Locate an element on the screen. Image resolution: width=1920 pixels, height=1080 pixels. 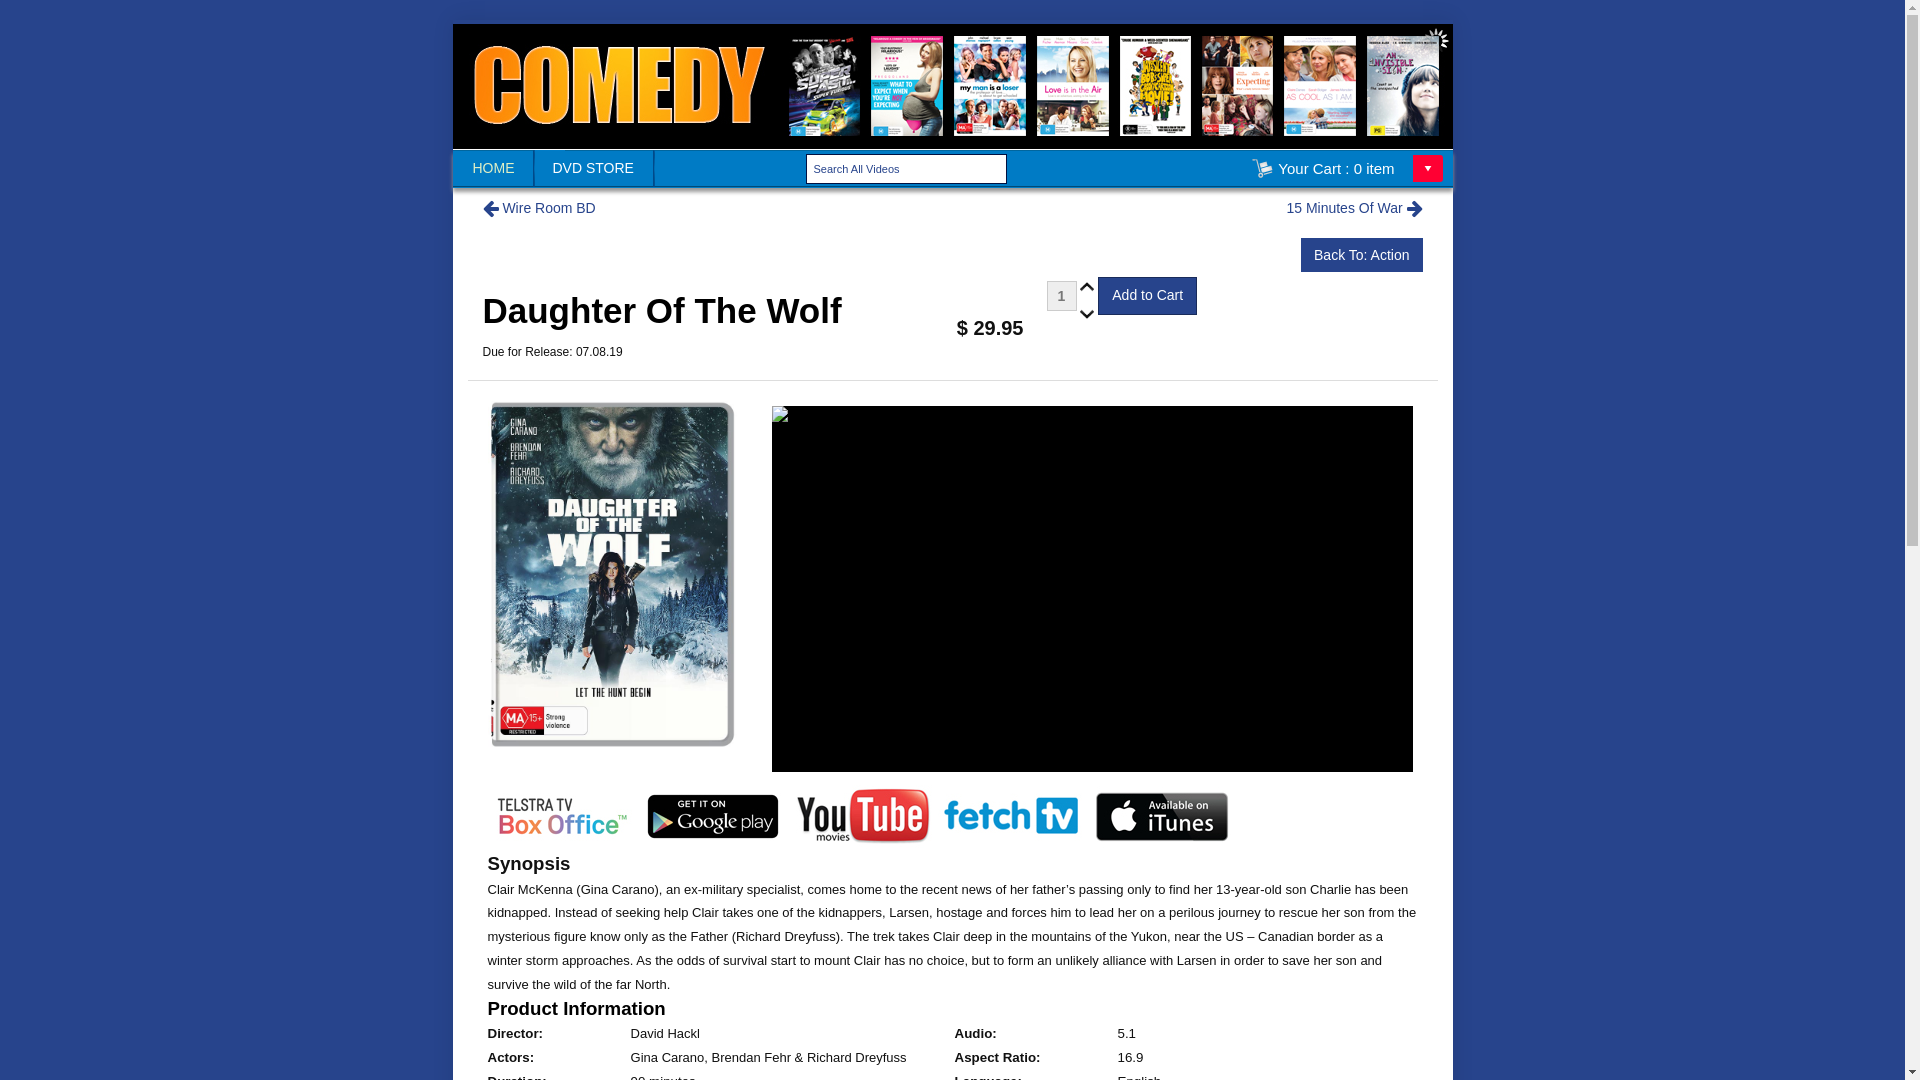
'Add to Cart' is located at coordinates (1147, 296).